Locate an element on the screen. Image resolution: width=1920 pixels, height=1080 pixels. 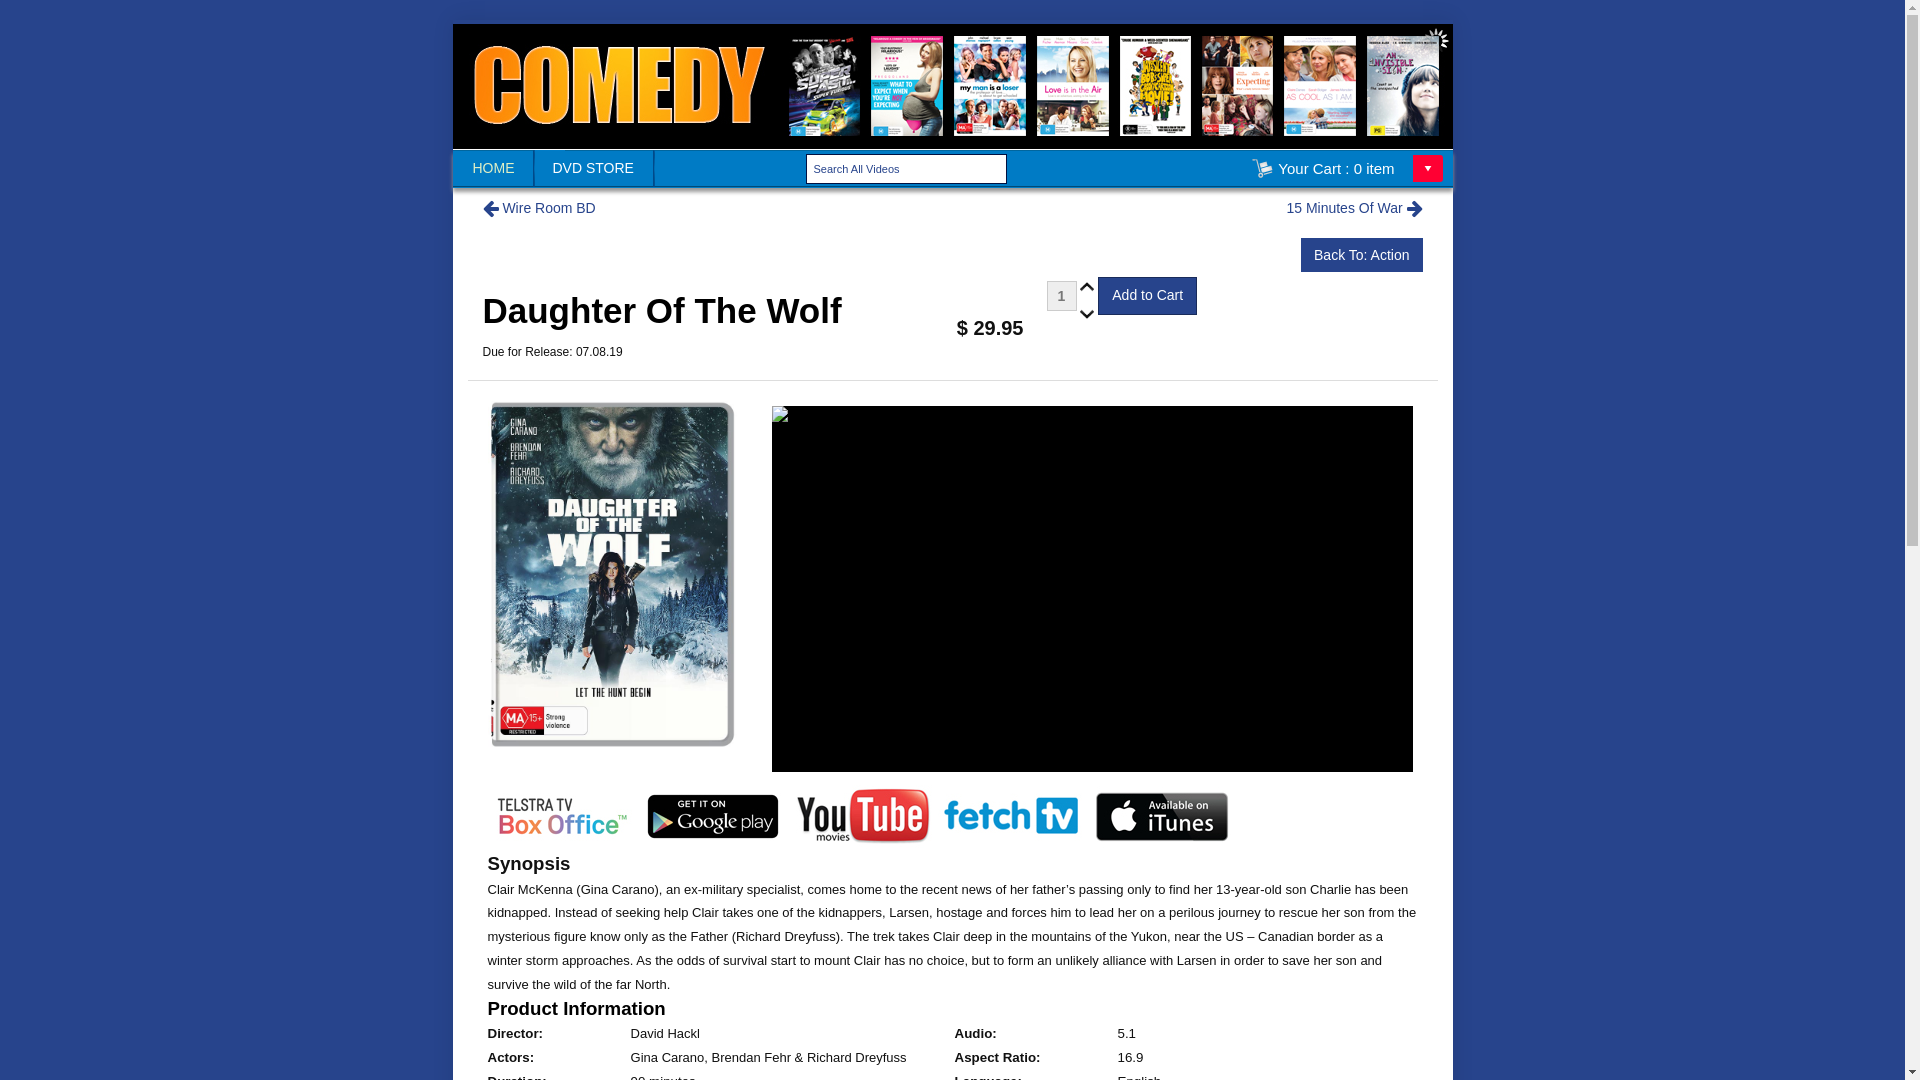
'Add to Cart' is located at coordinates (1147, 296).